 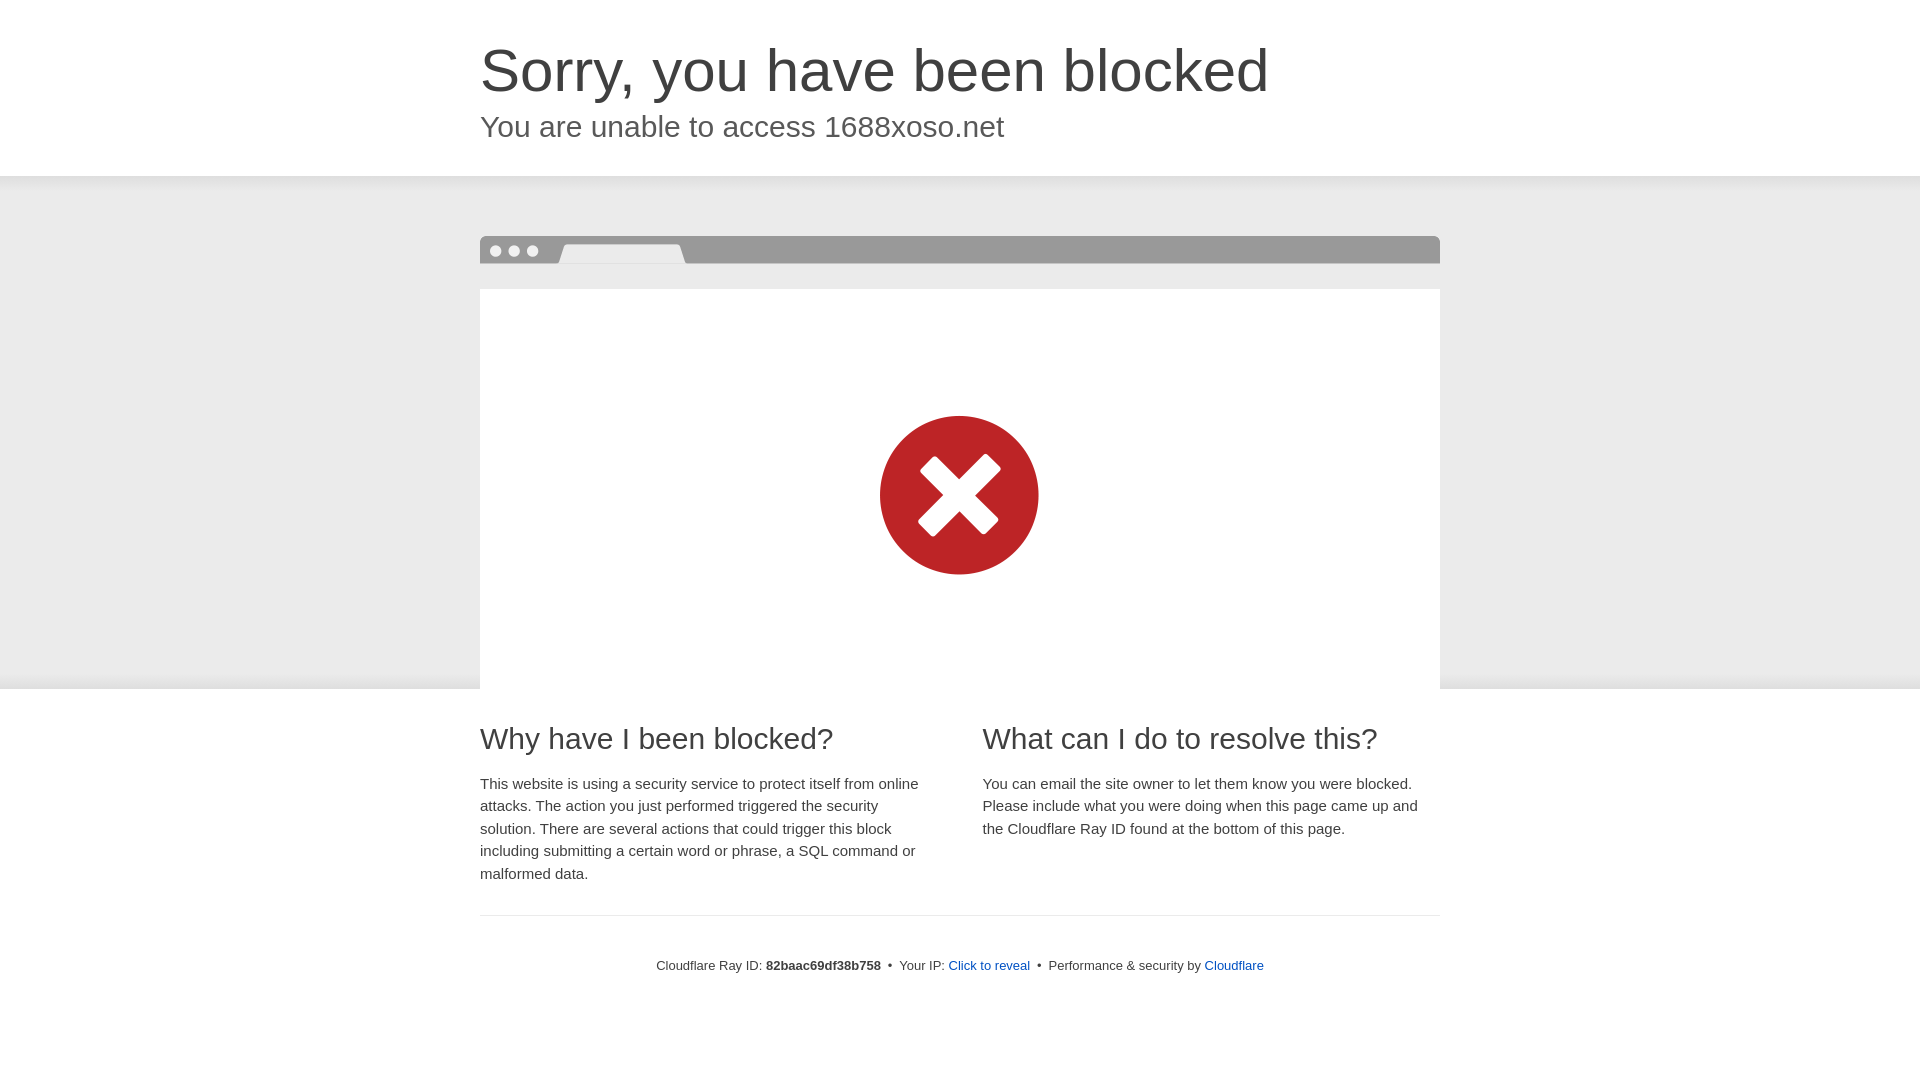 I want to click on 'Click to reveal', so click(x=948, y=964).